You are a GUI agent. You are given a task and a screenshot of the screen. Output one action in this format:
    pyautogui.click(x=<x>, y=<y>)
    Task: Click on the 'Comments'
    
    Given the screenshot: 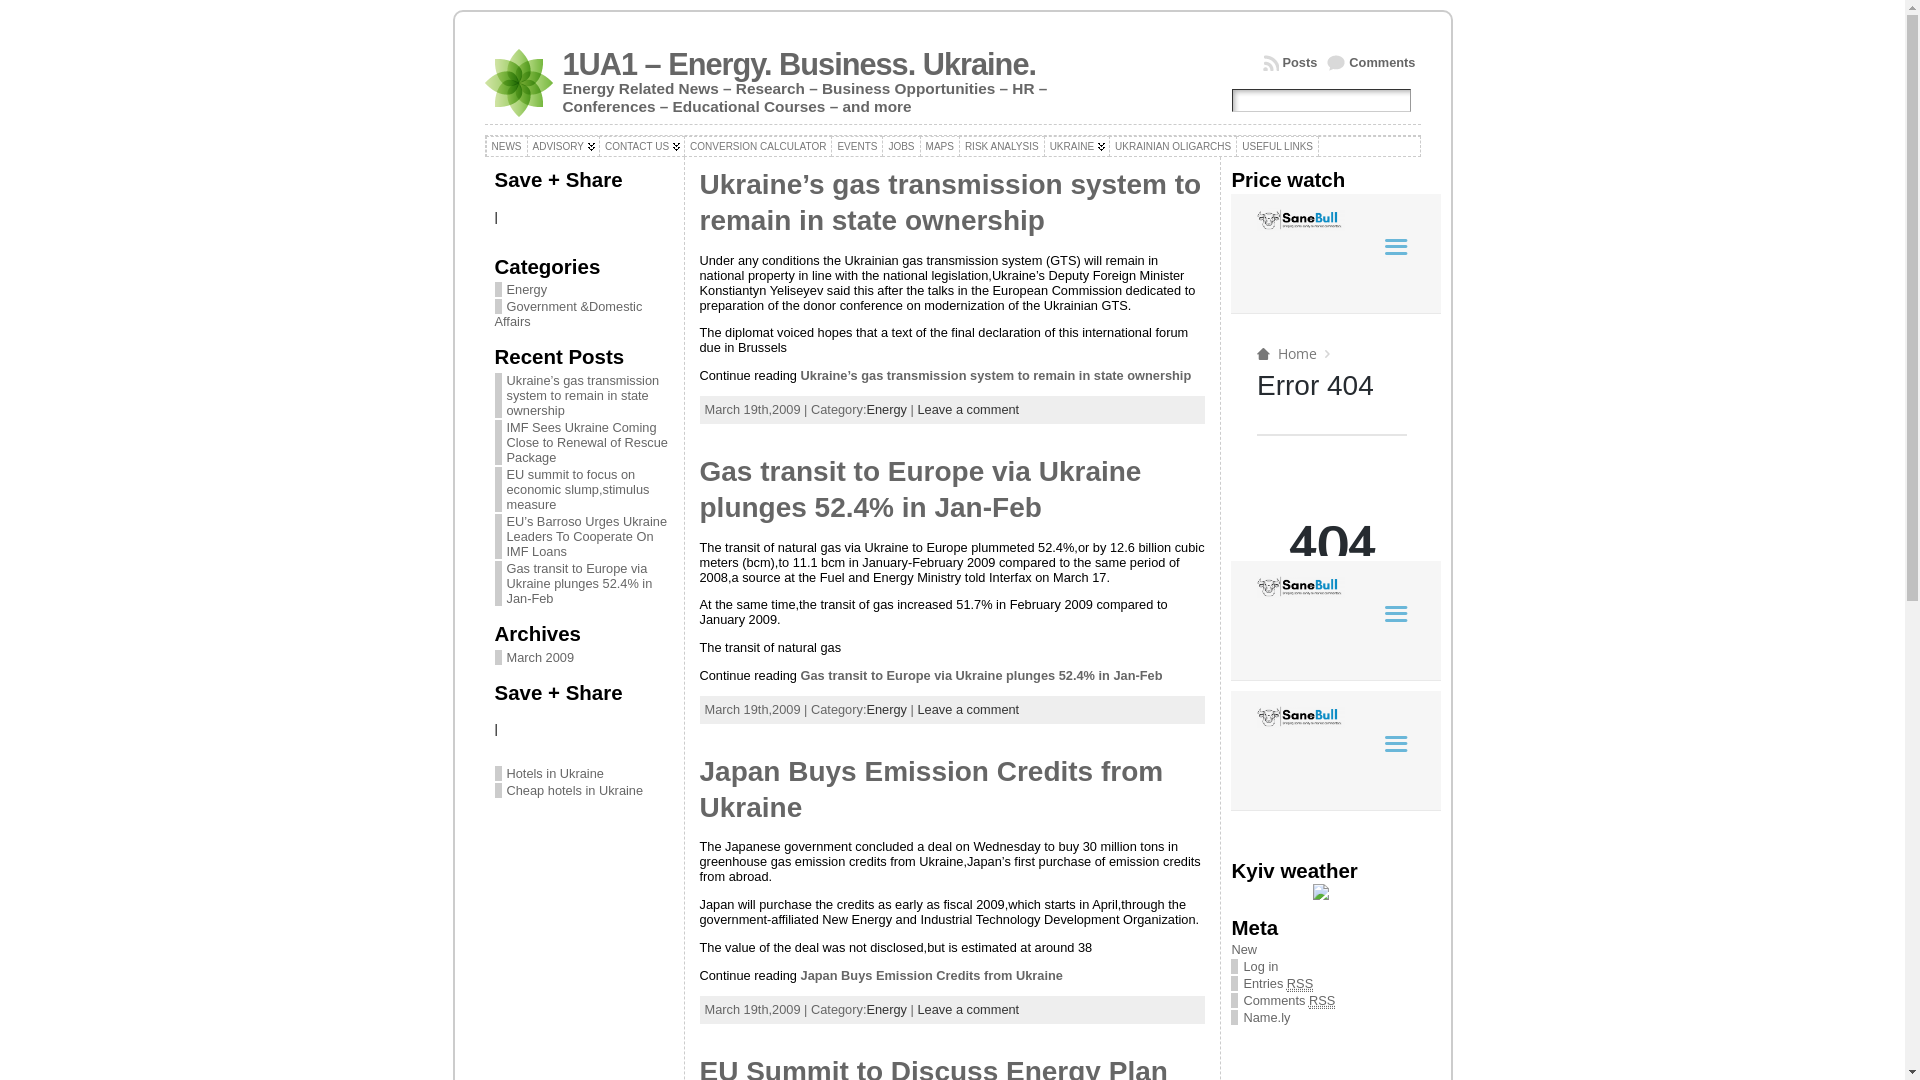 What is the action you would take?
    pyautogui.click(x=1370, y=61)
    